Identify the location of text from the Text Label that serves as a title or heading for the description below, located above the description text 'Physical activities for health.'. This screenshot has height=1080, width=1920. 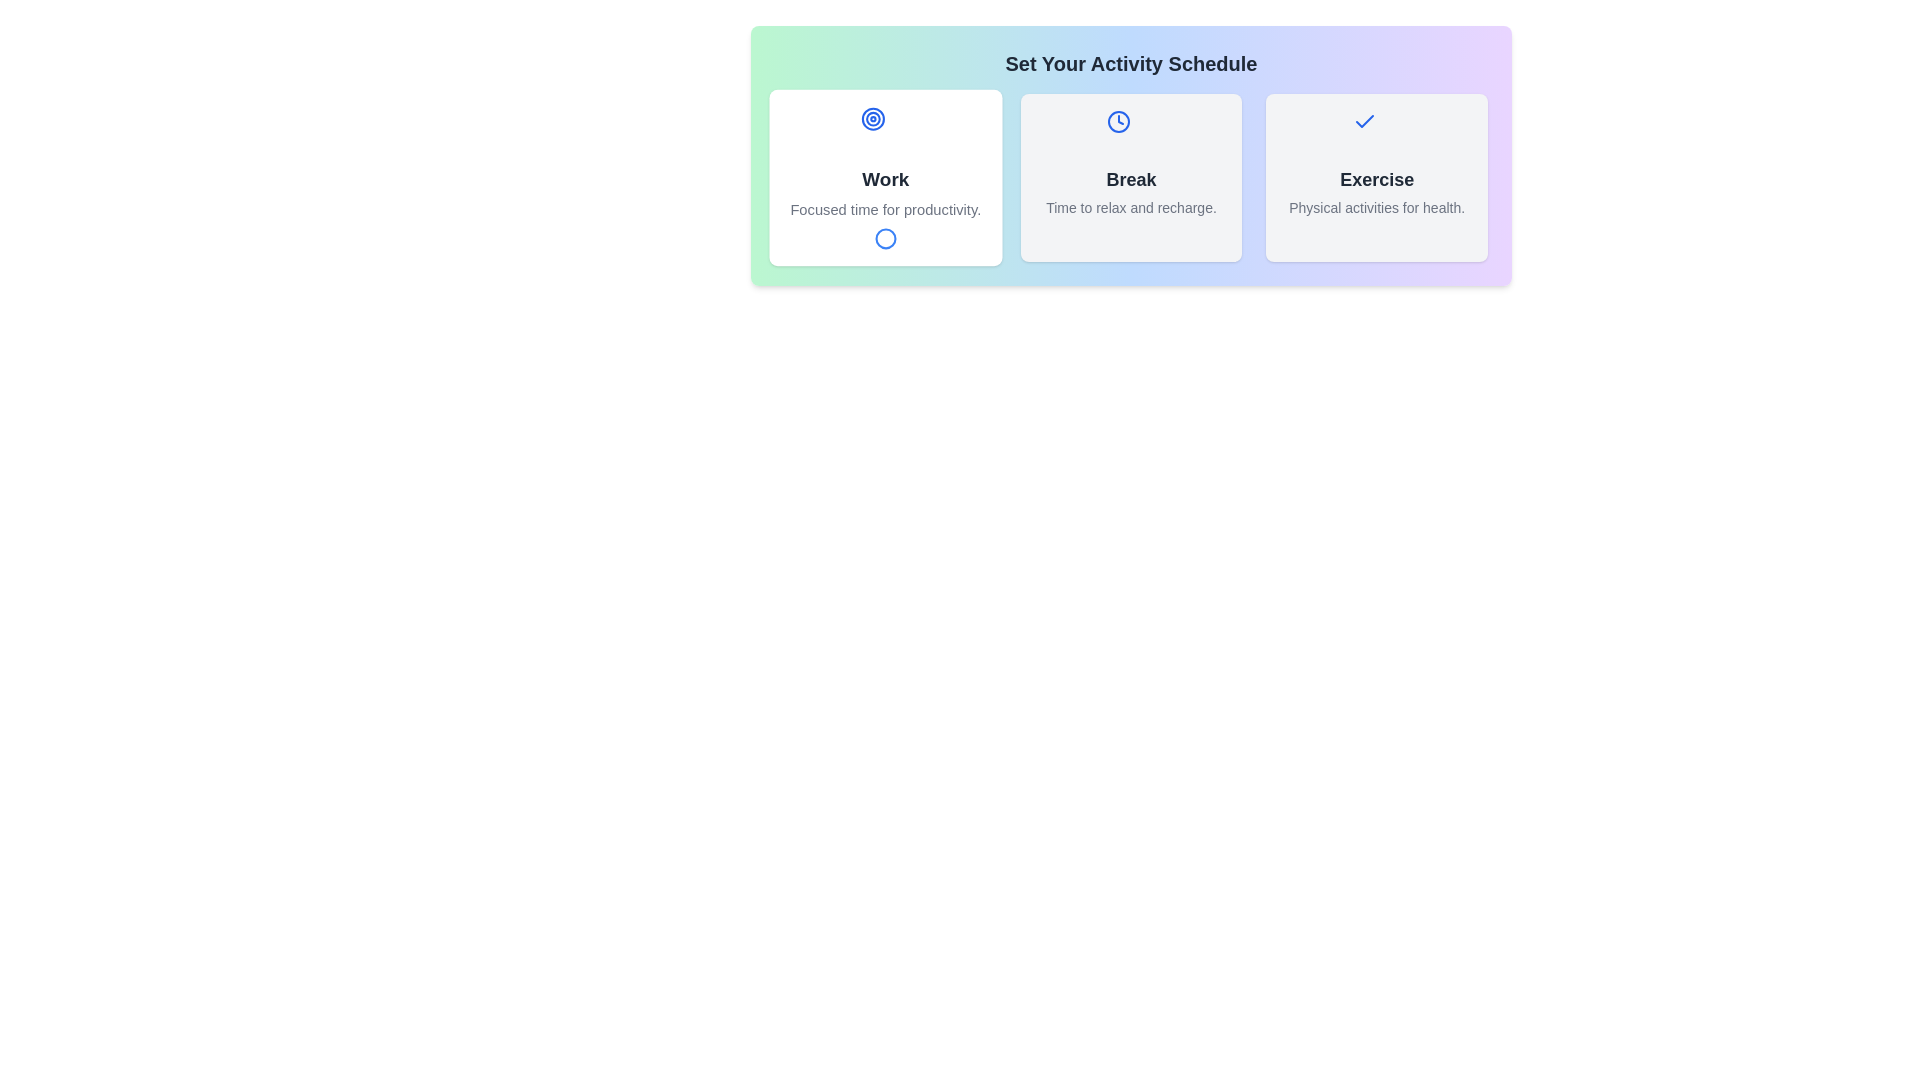
(1376, 180).